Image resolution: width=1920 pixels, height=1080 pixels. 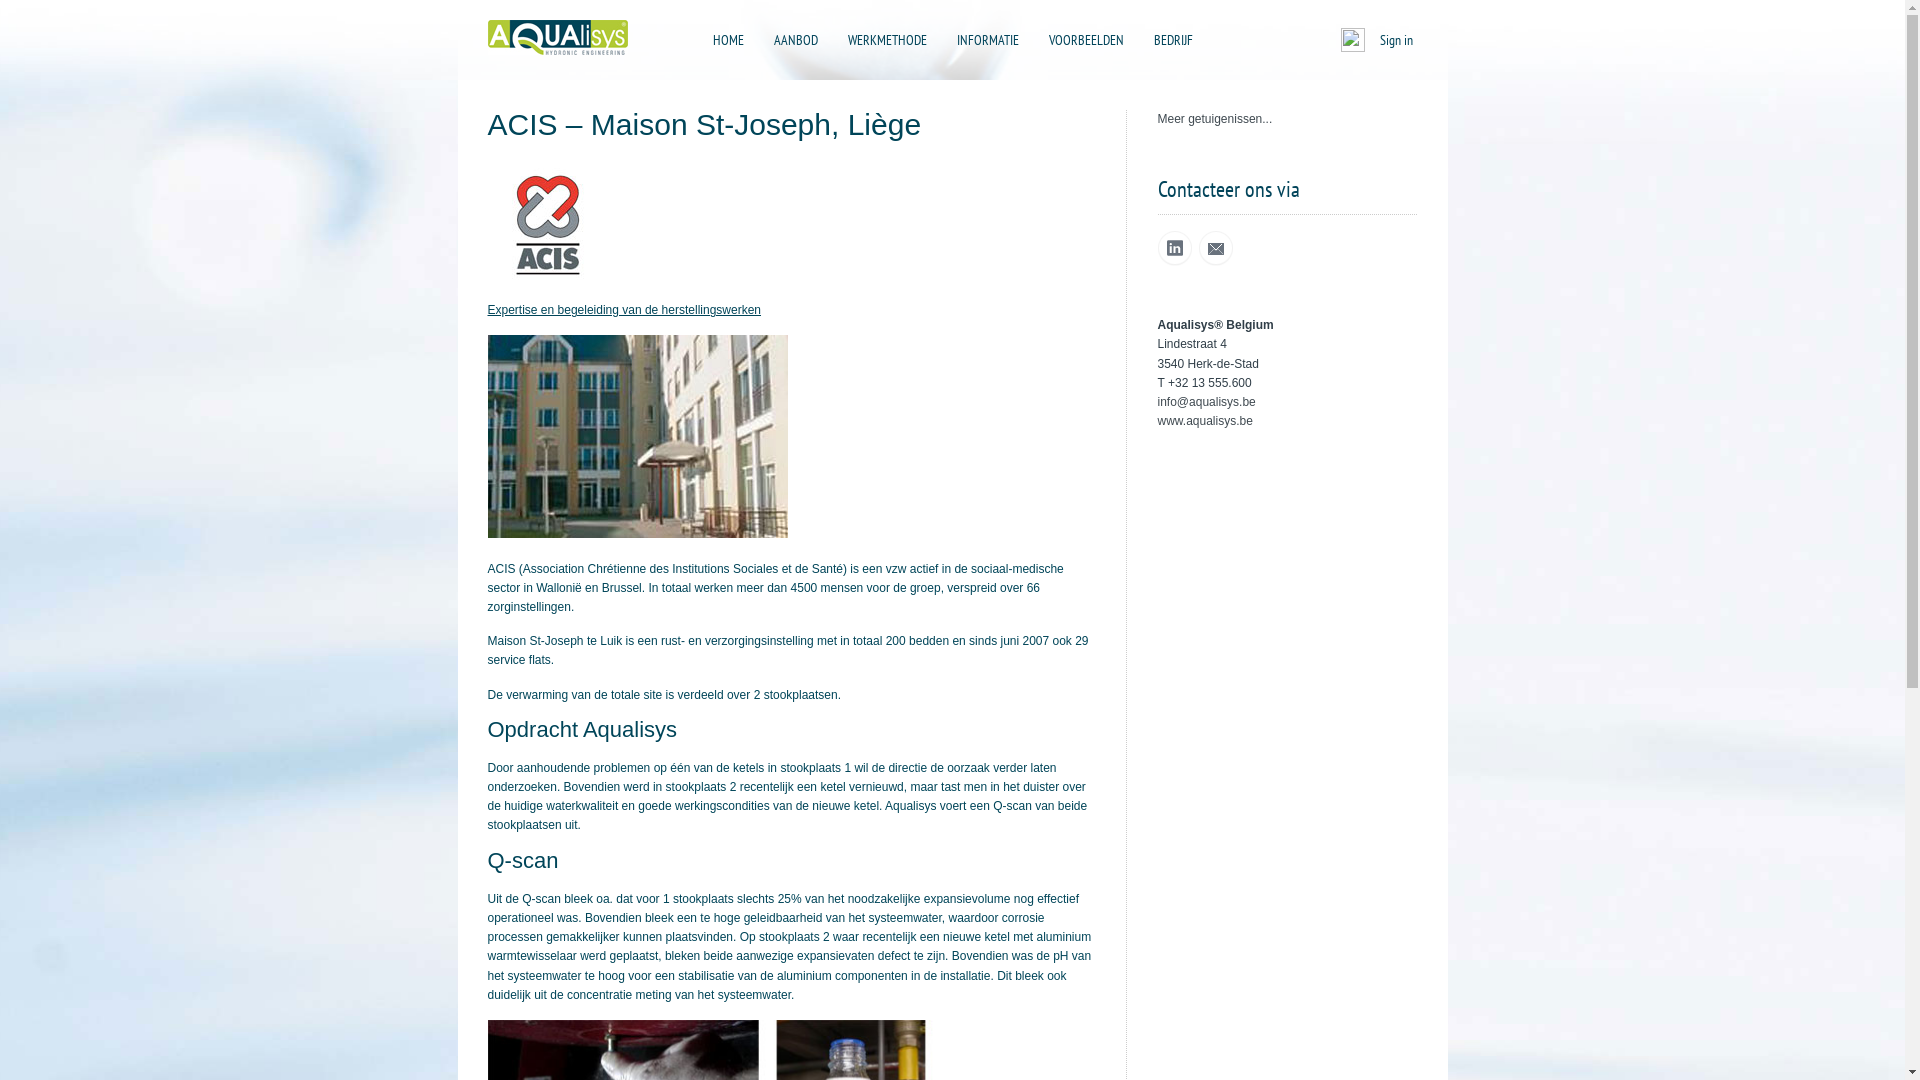 I want to click on 'WERKMETHODE', so click(x=886, y=39).